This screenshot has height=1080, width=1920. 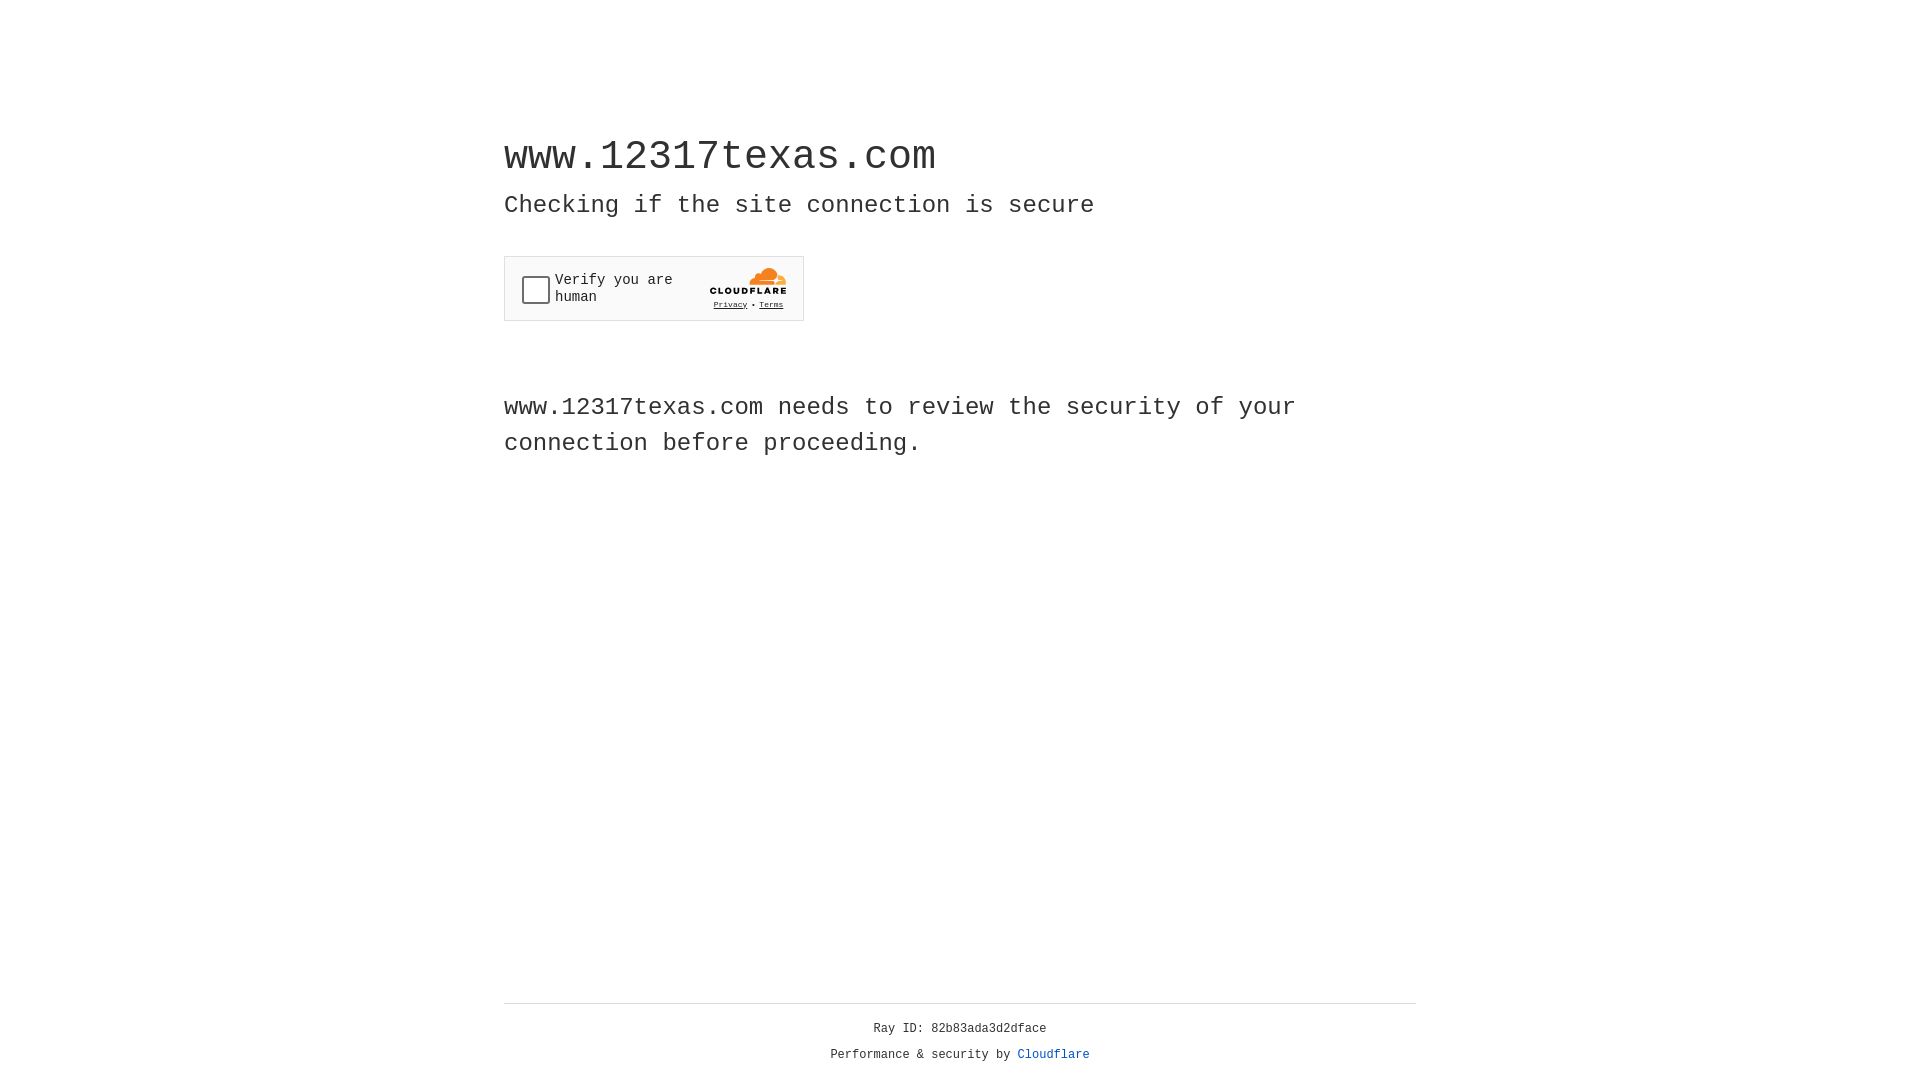 I want to click on 'Cloudflare', so click(x=1053, y=1054).